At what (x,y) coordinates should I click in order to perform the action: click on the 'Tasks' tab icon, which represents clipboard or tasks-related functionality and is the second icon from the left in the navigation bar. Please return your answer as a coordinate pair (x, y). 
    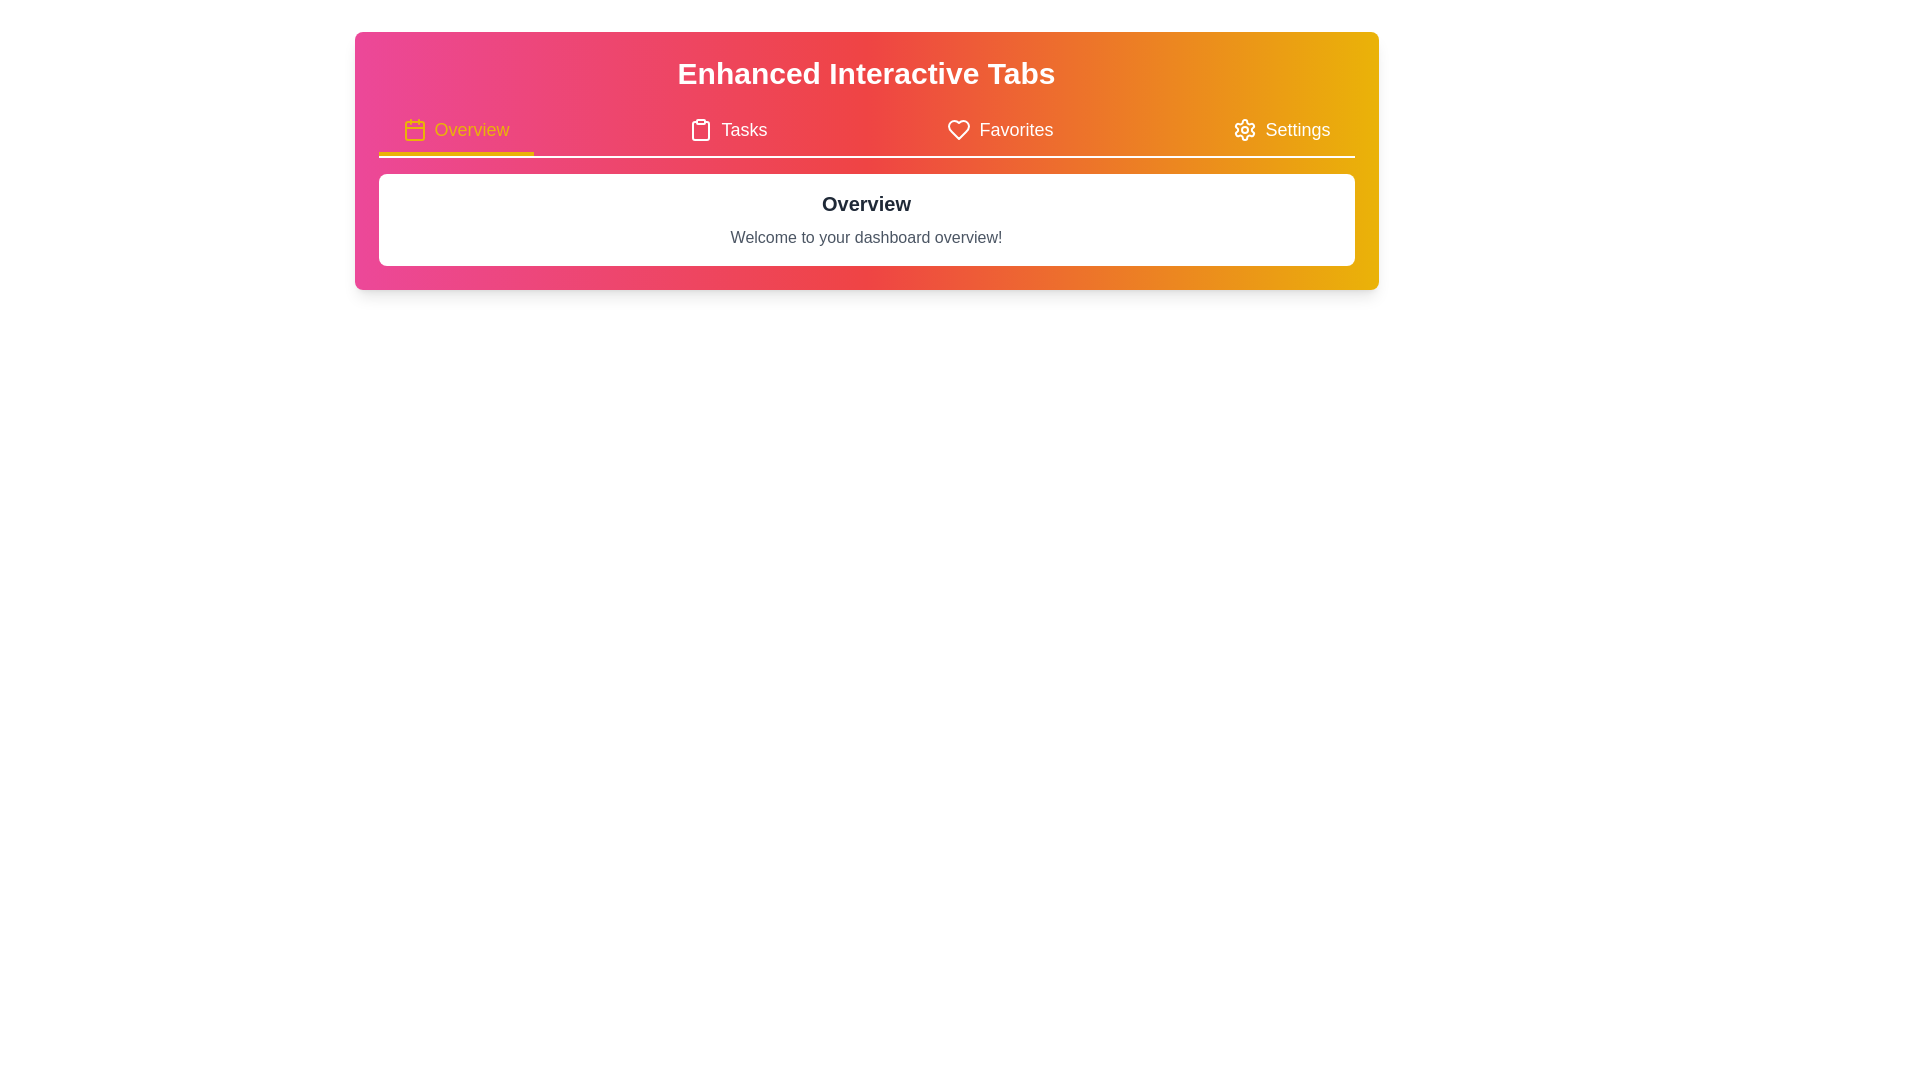
    Looking at the image, I should click on (701, 131).